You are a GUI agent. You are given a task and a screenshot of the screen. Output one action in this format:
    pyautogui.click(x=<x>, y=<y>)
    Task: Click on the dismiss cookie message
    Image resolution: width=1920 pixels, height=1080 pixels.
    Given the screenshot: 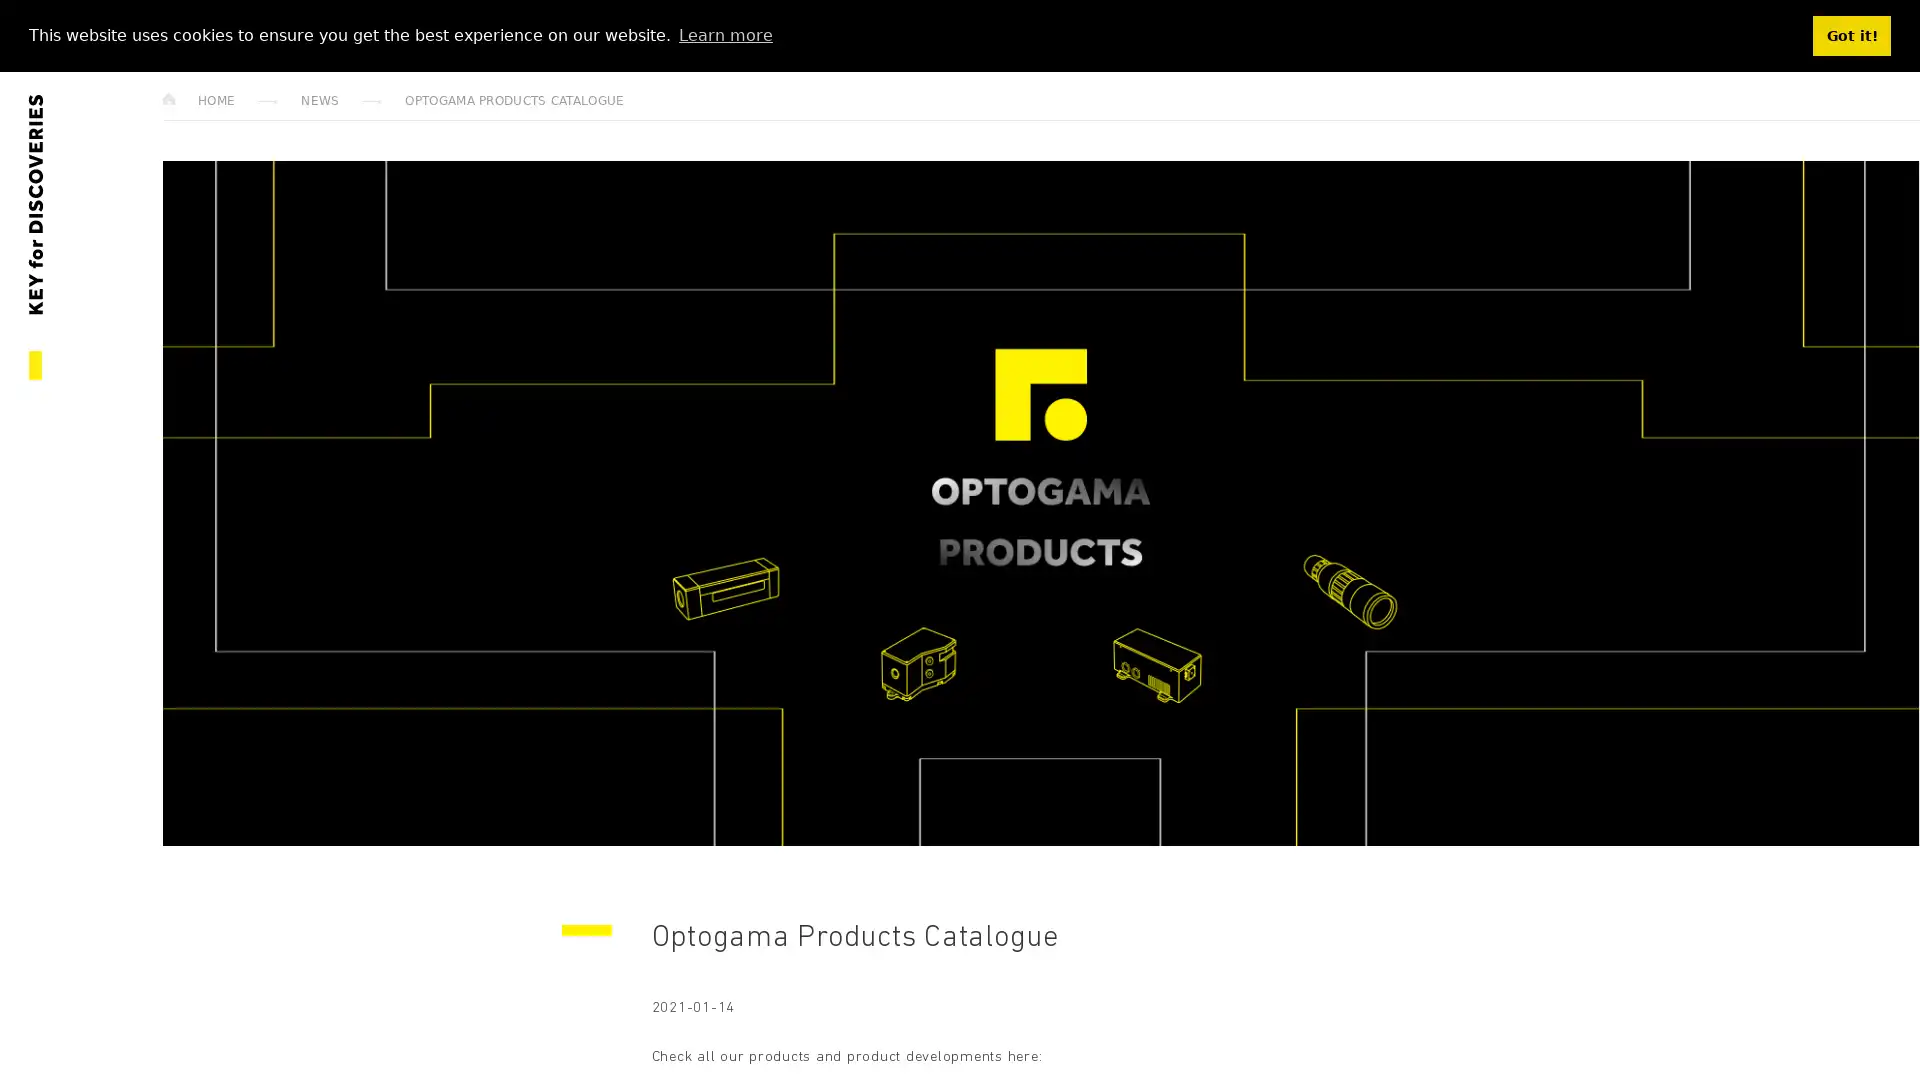 What is the action you would take?
    pyautogui.click(x=1851, y=35)
    